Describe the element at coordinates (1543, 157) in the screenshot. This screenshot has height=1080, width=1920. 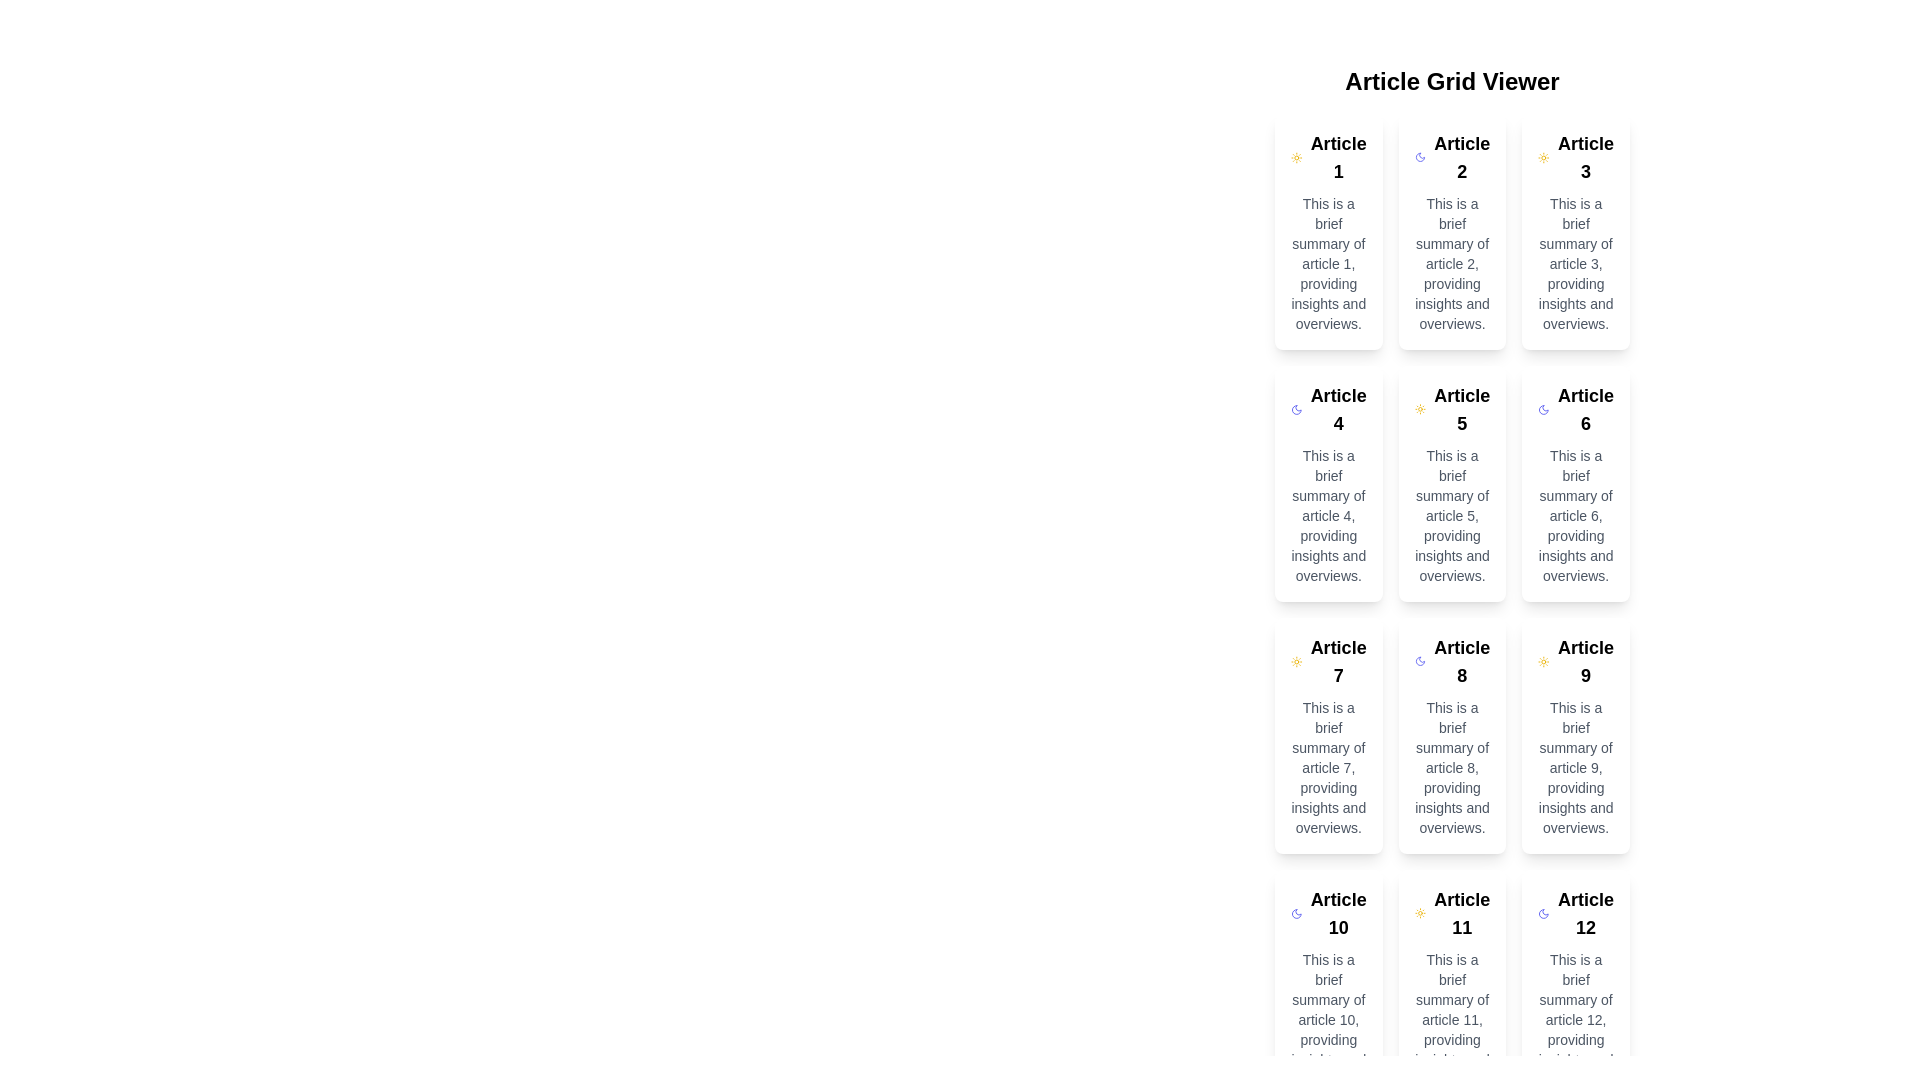
I see `the sun icon in the header of the third article, which is styled with a yellow color and bold outline and is positioned to the left of the text 'Article 3'` at that location.